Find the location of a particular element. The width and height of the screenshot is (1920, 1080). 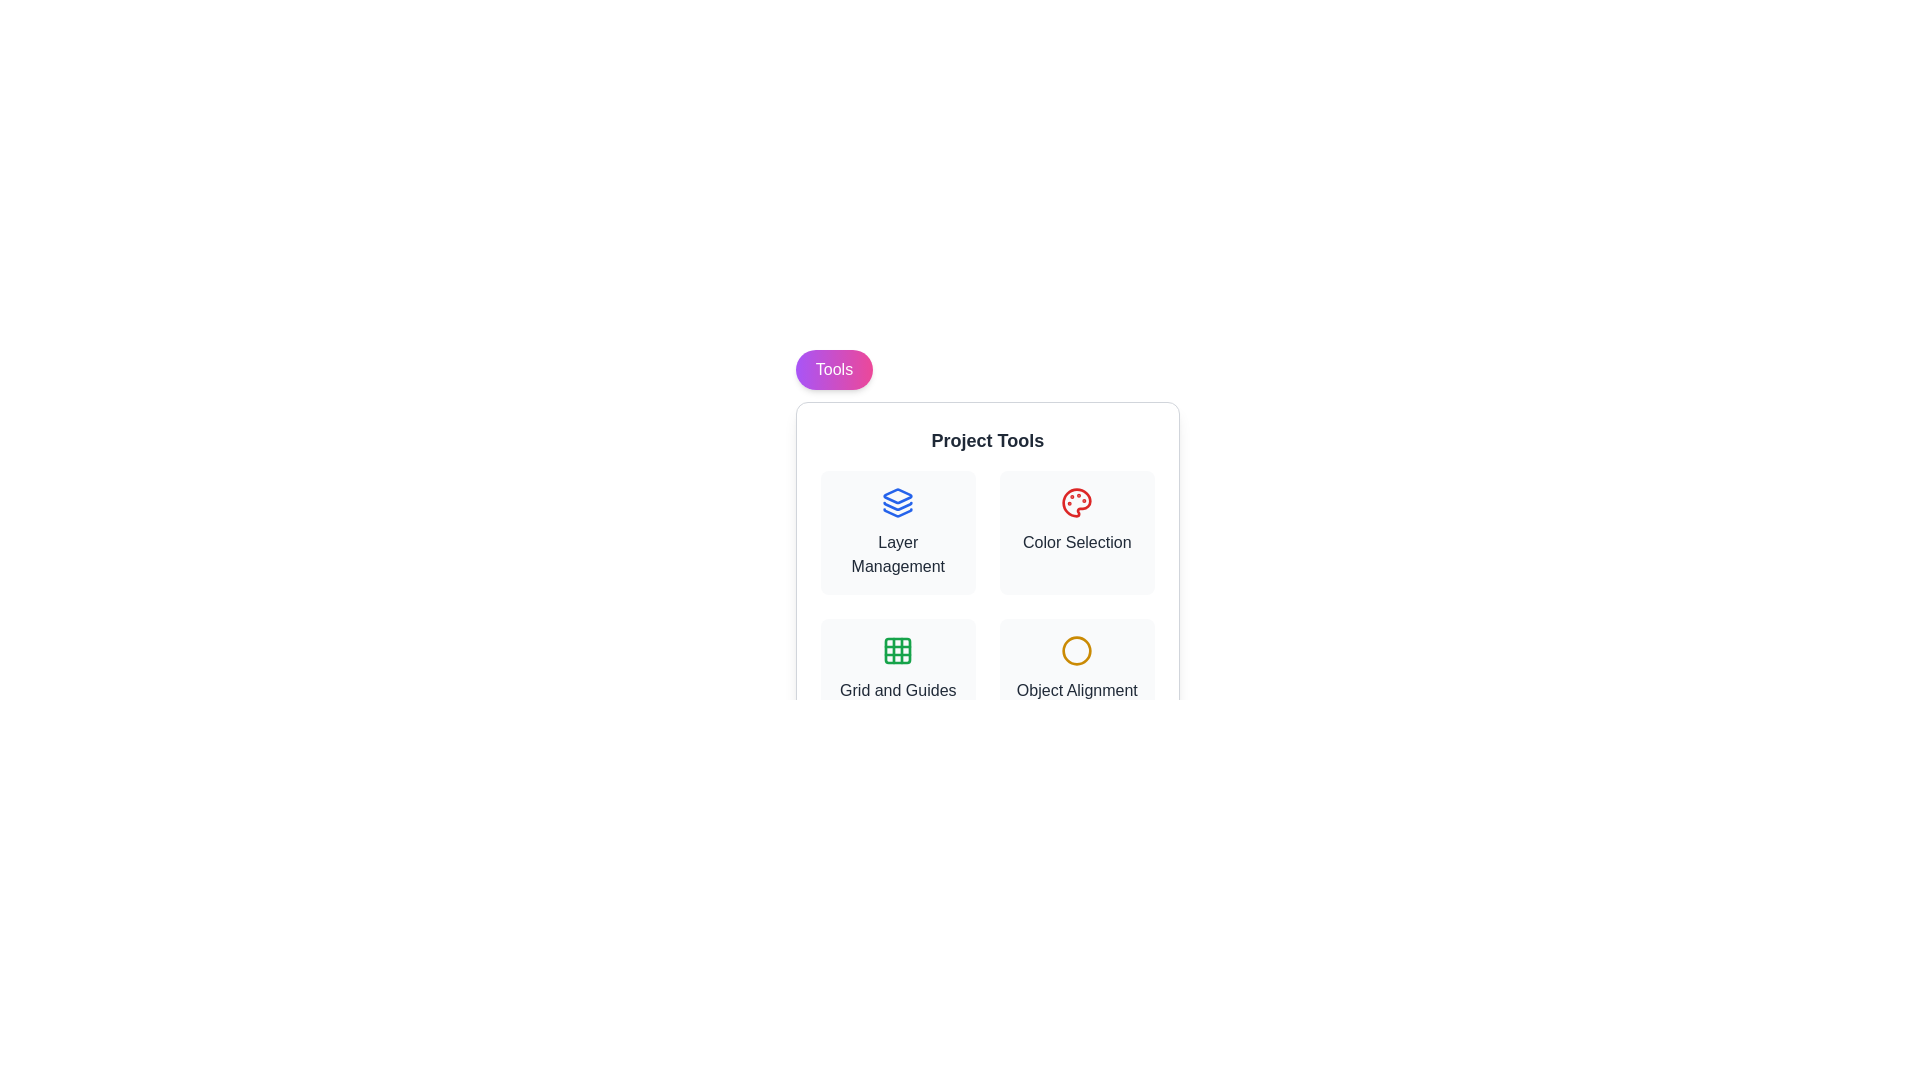

the button that toggles the context menu for 'Tools' is located at coordinates (834, 370).